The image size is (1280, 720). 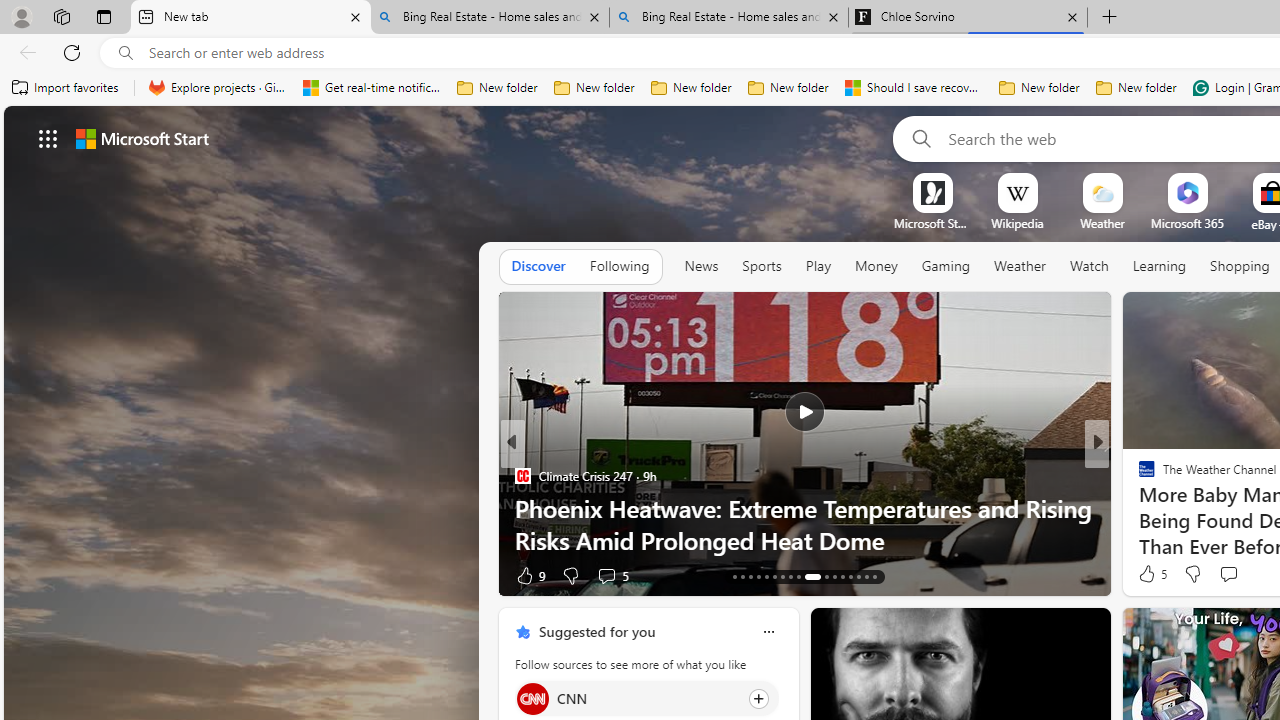 I want to click on 'AutomationID: tab-20', so click(x=789, y=577).